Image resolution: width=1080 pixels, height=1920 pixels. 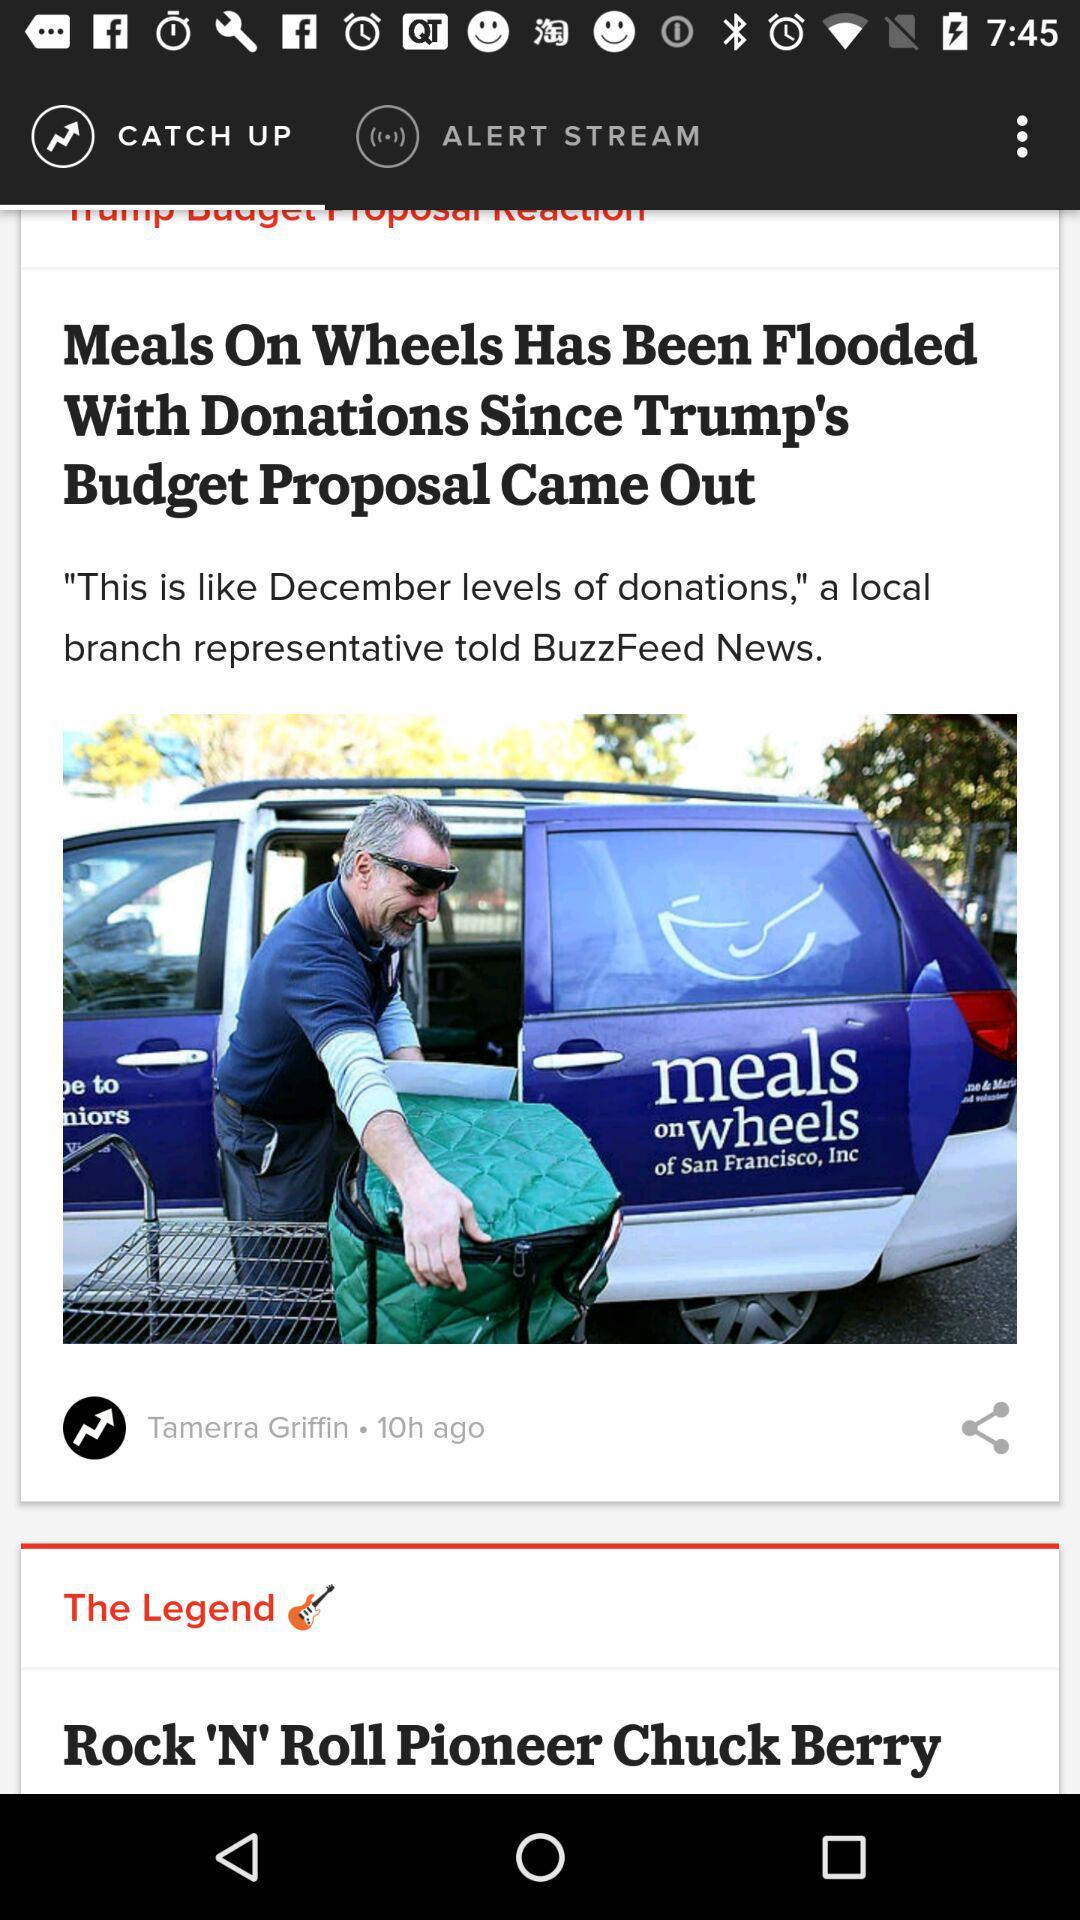 I want to click on share article, so click(x=984, y=1426).